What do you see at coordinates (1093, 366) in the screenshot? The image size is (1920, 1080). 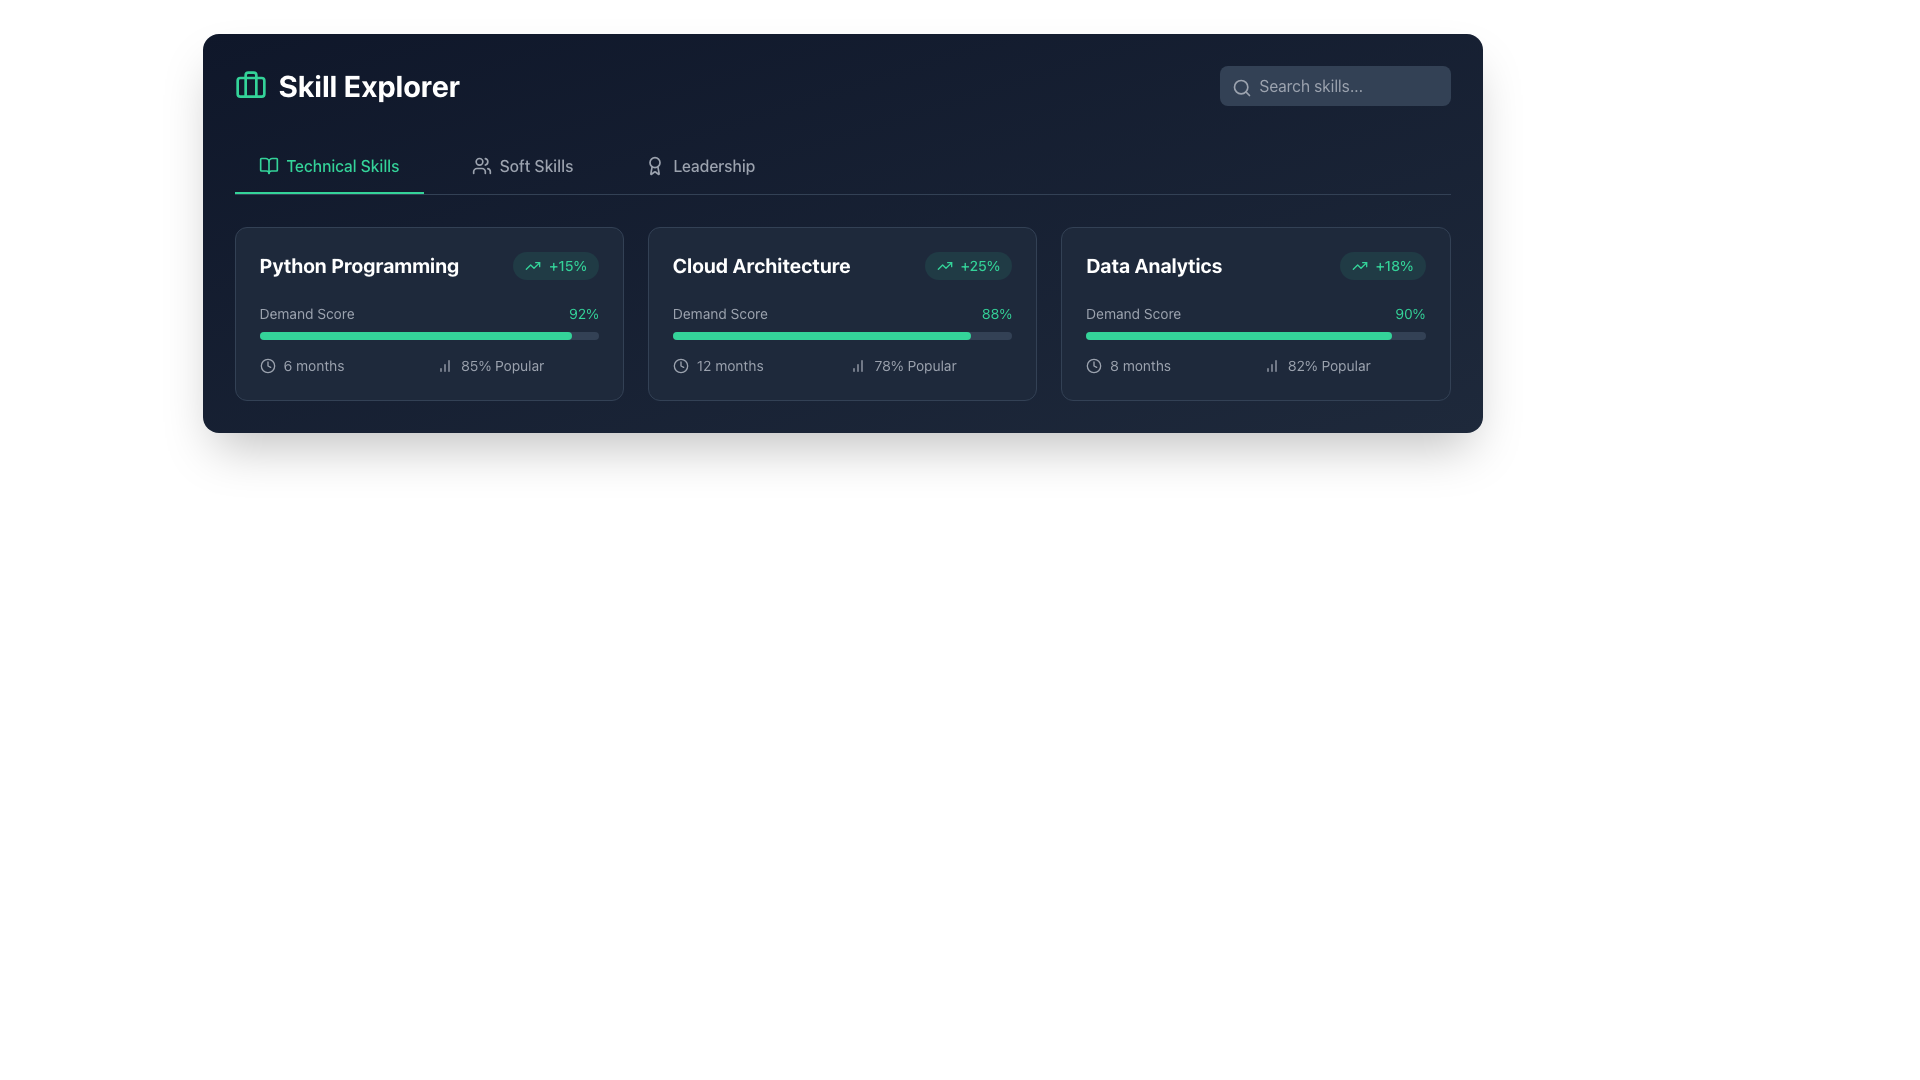 I see `the circular vector graphic of the clock icon representing the 'Data Analytics' skill's duration in the Technical Skills interface` at bounding box center [1093, 366].